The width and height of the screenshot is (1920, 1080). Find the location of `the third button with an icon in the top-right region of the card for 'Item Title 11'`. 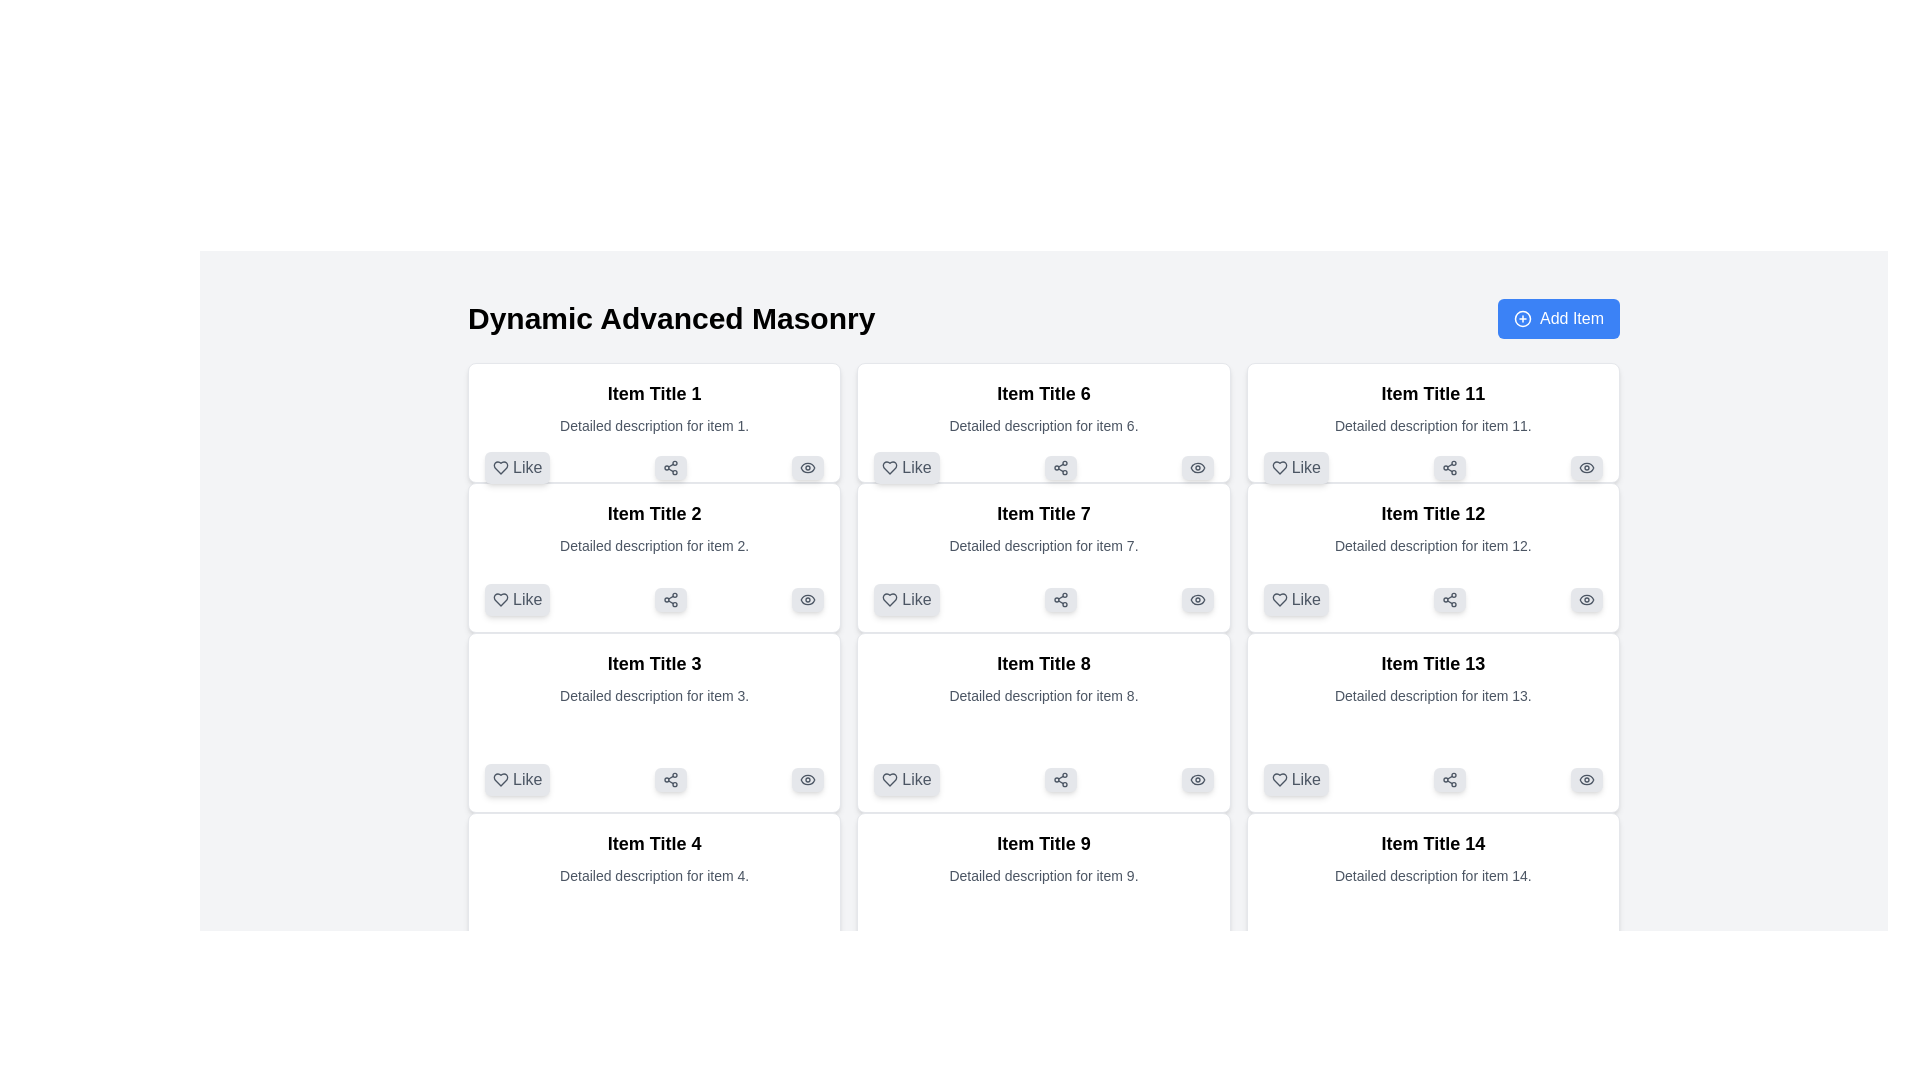

the third button with an icon in the top-right region of the card for 'Item Title 11' is located at coordinates (1586, 467).